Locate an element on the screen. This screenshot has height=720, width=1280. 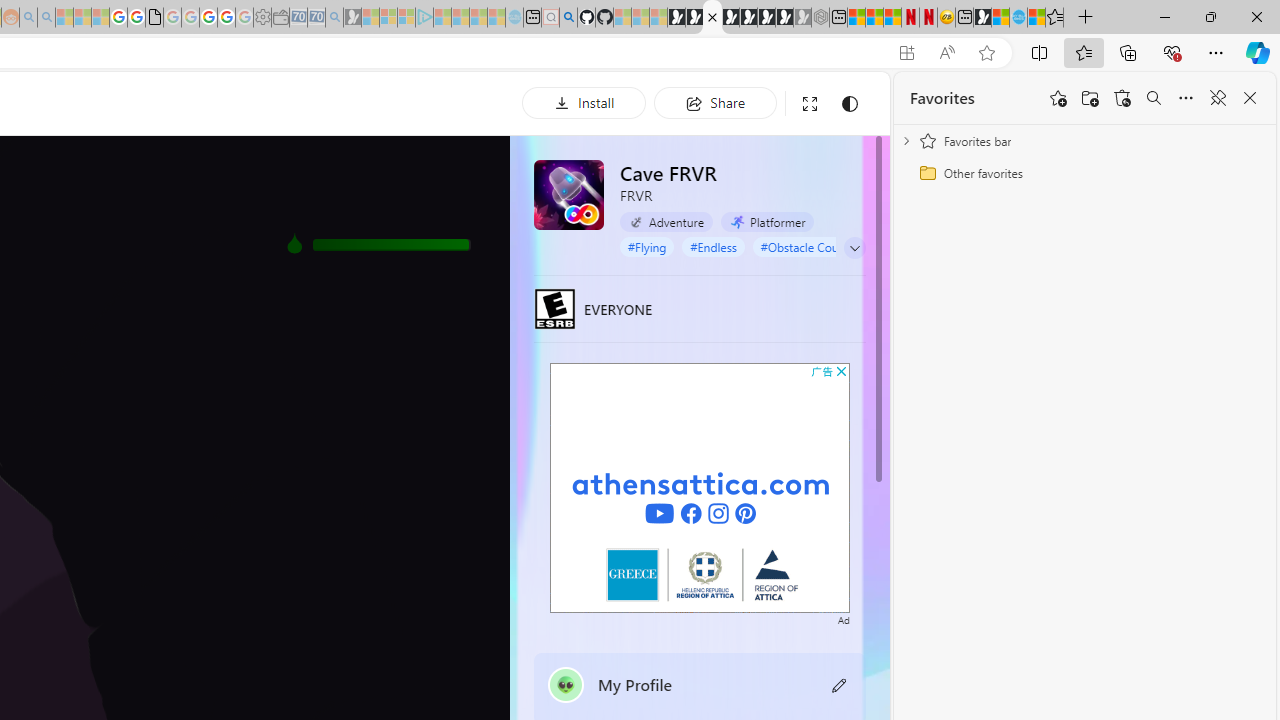
'Adventure' is located at coordinates (666, 221).